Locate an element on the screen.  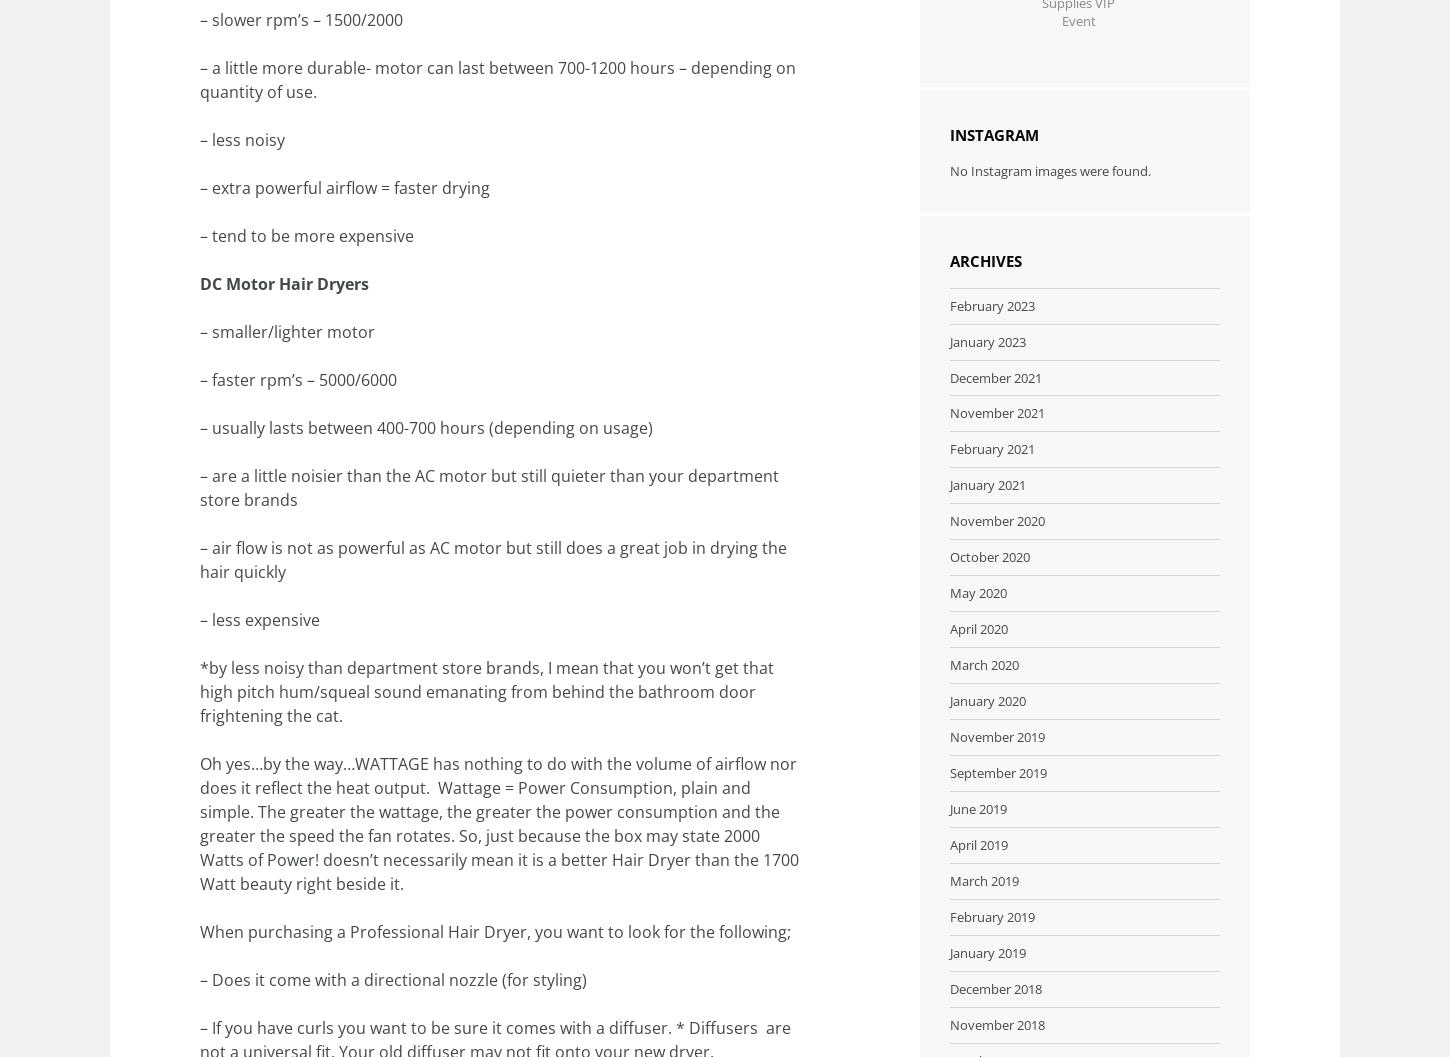
'– extra powerful airflow = faster drying' is located at coordinates (344, 188).